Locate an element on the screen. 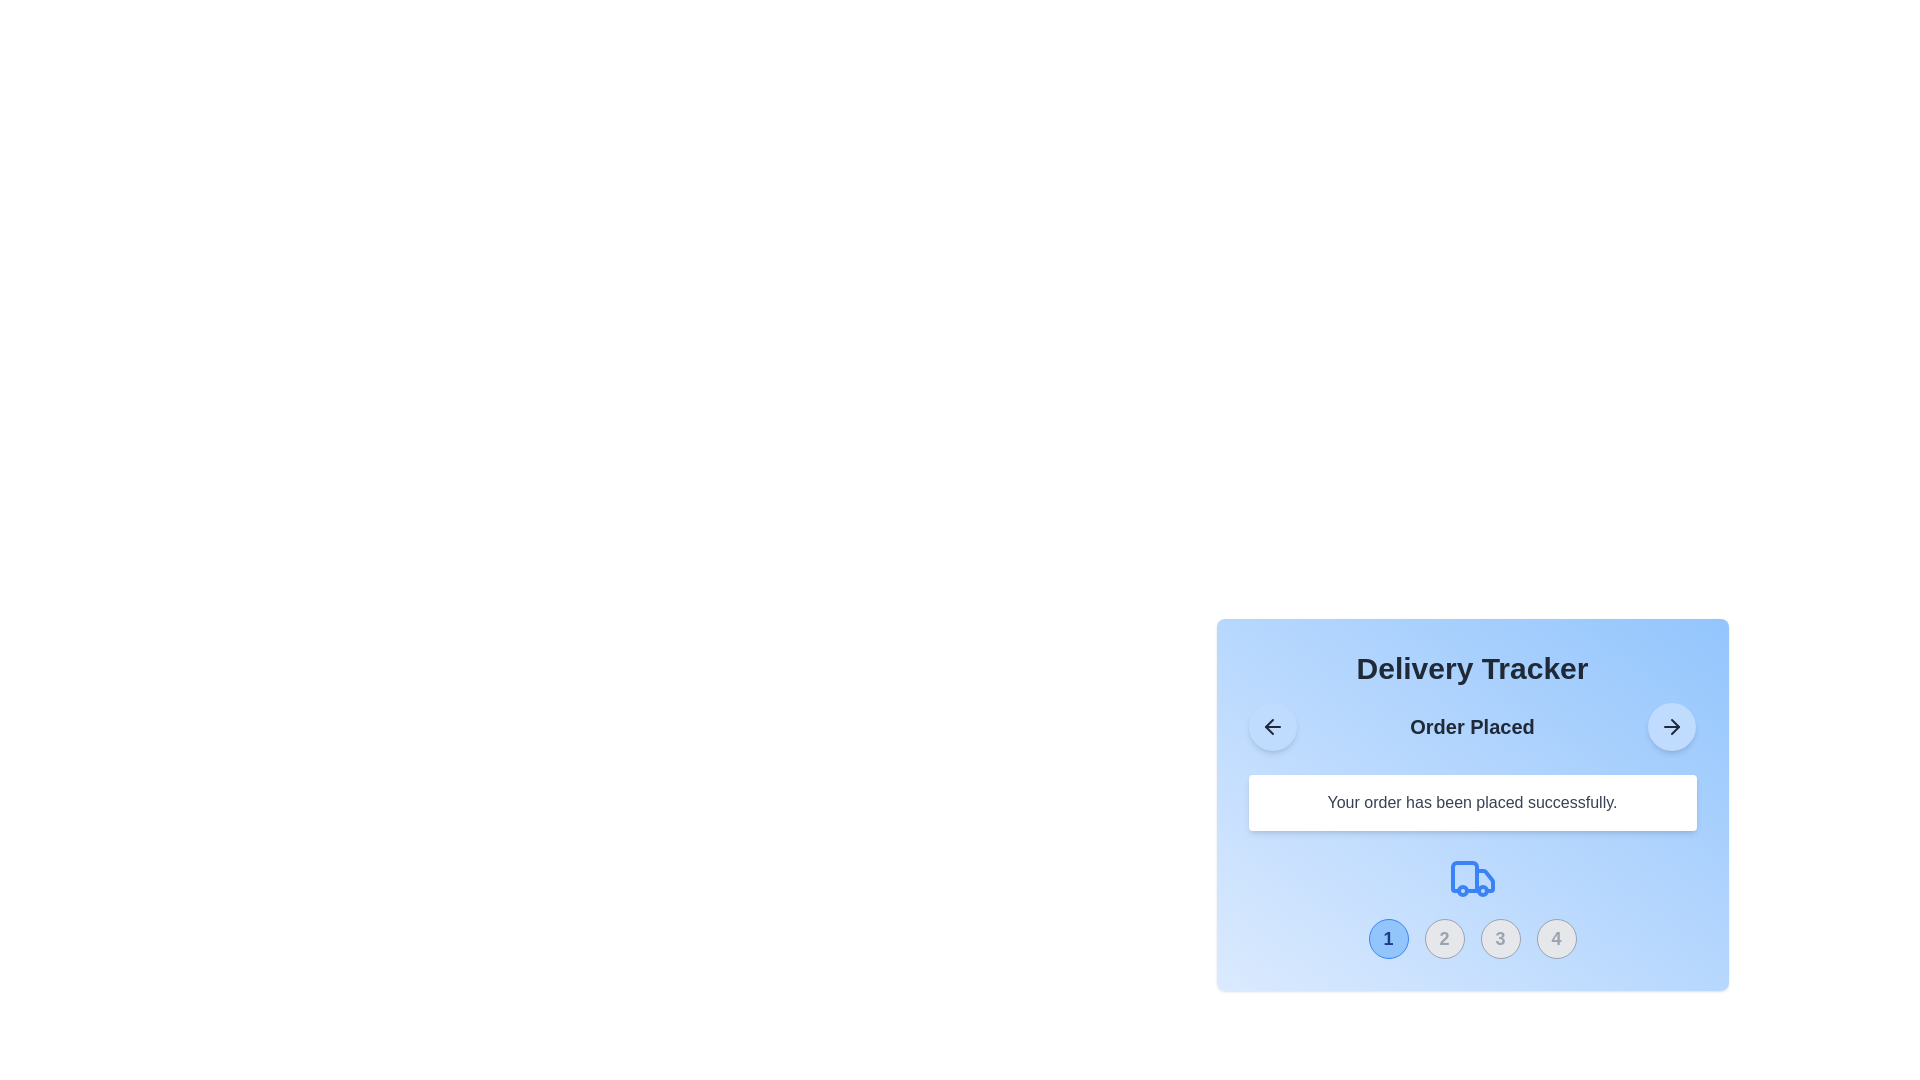 The height and width of the screenshot is (1080, 1920). the first circular button with a blue background and a centered '1' digit is located at coordinates (1387, 938).